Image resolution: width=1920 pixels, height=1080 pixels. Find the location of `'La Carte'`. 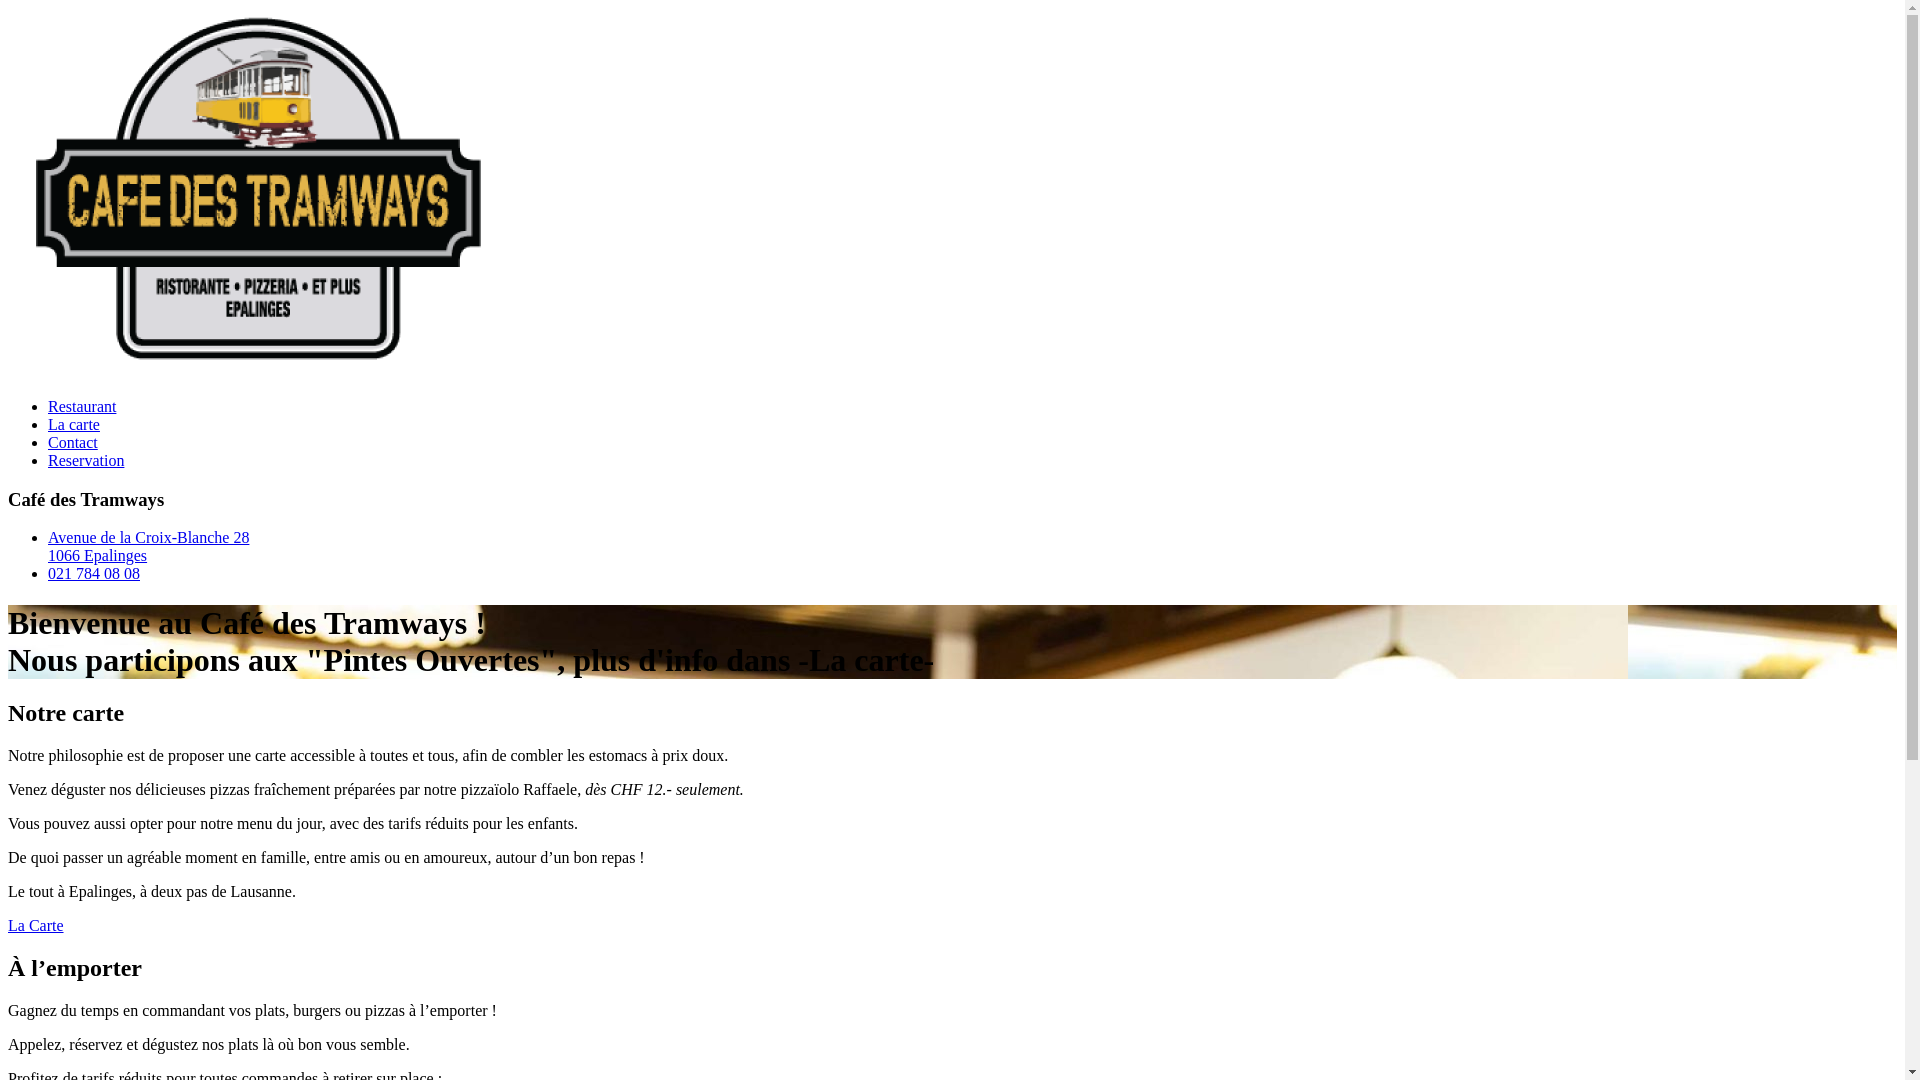

'La Carte' is located at coordinates (35, 925).